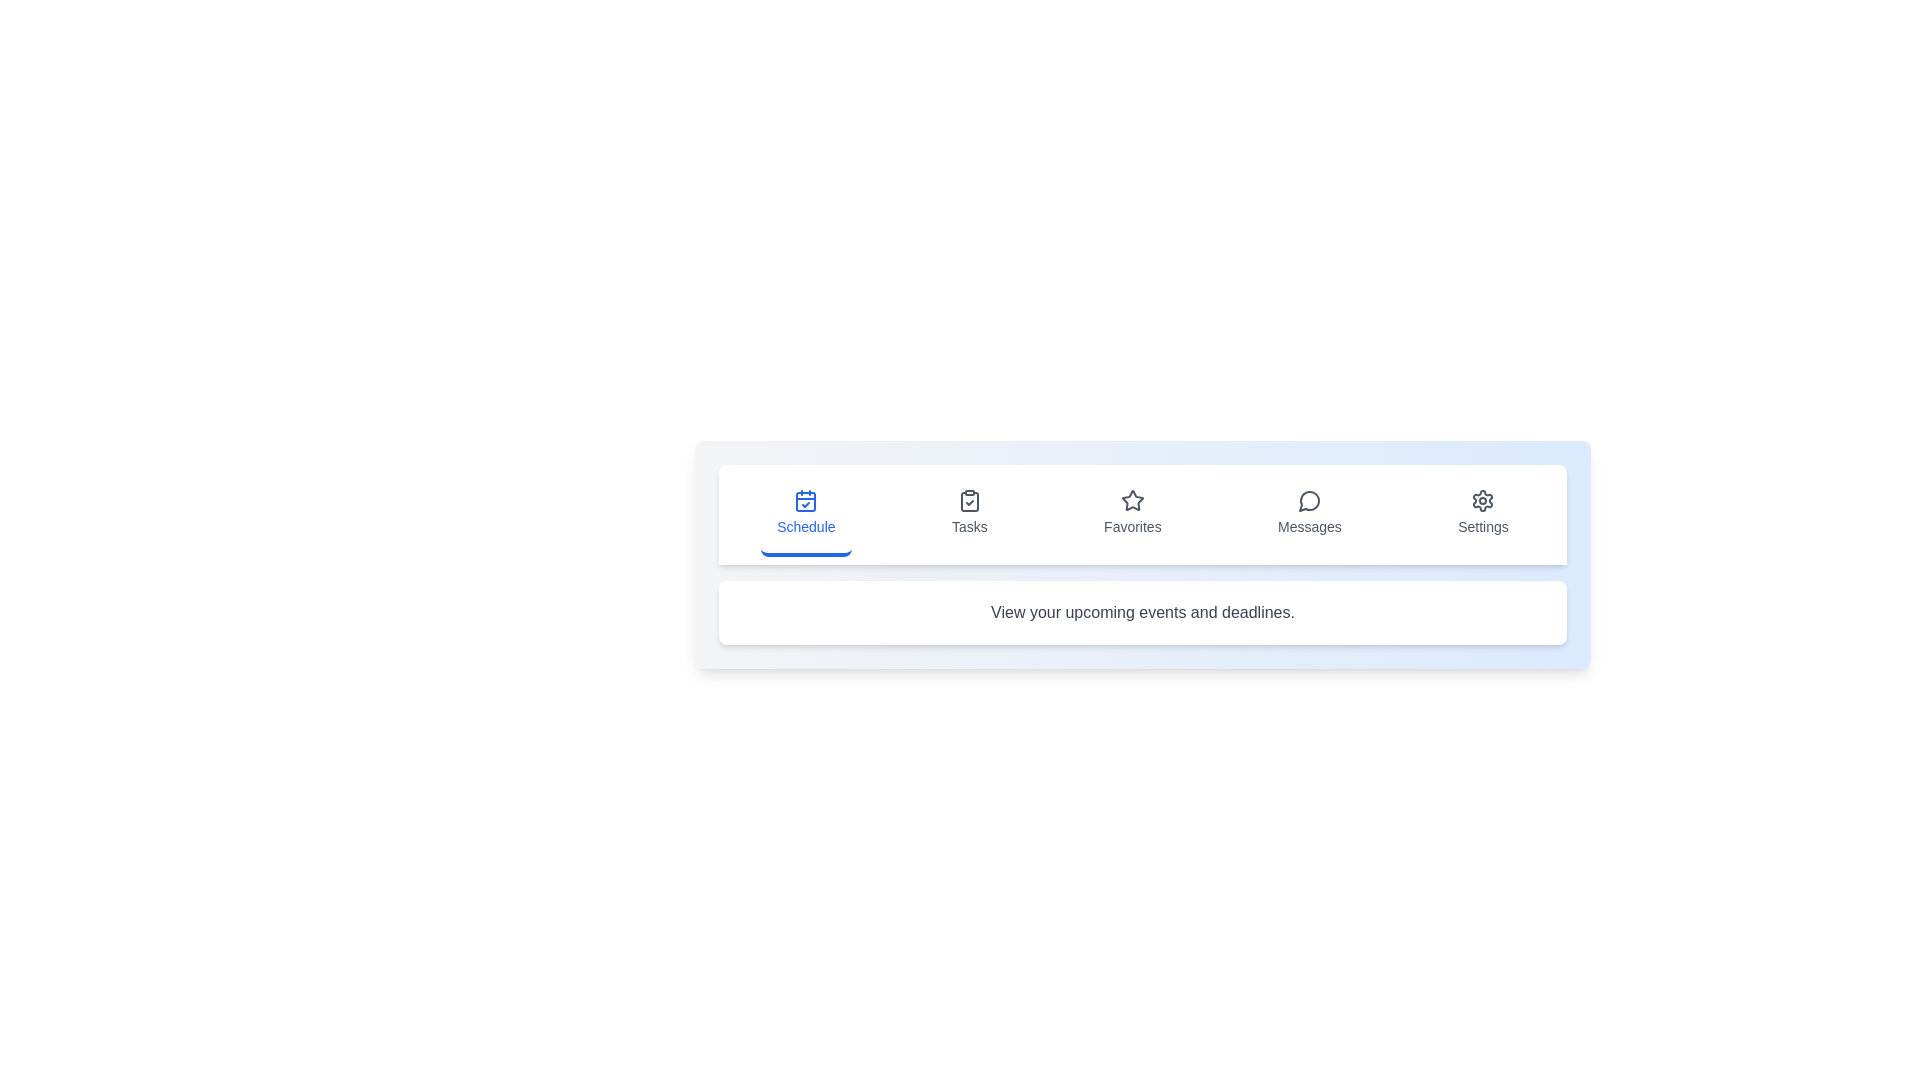  Describe the element at coordinates (1310, 514) in the screenshot. I see `the tab labeled Messages` at that location.